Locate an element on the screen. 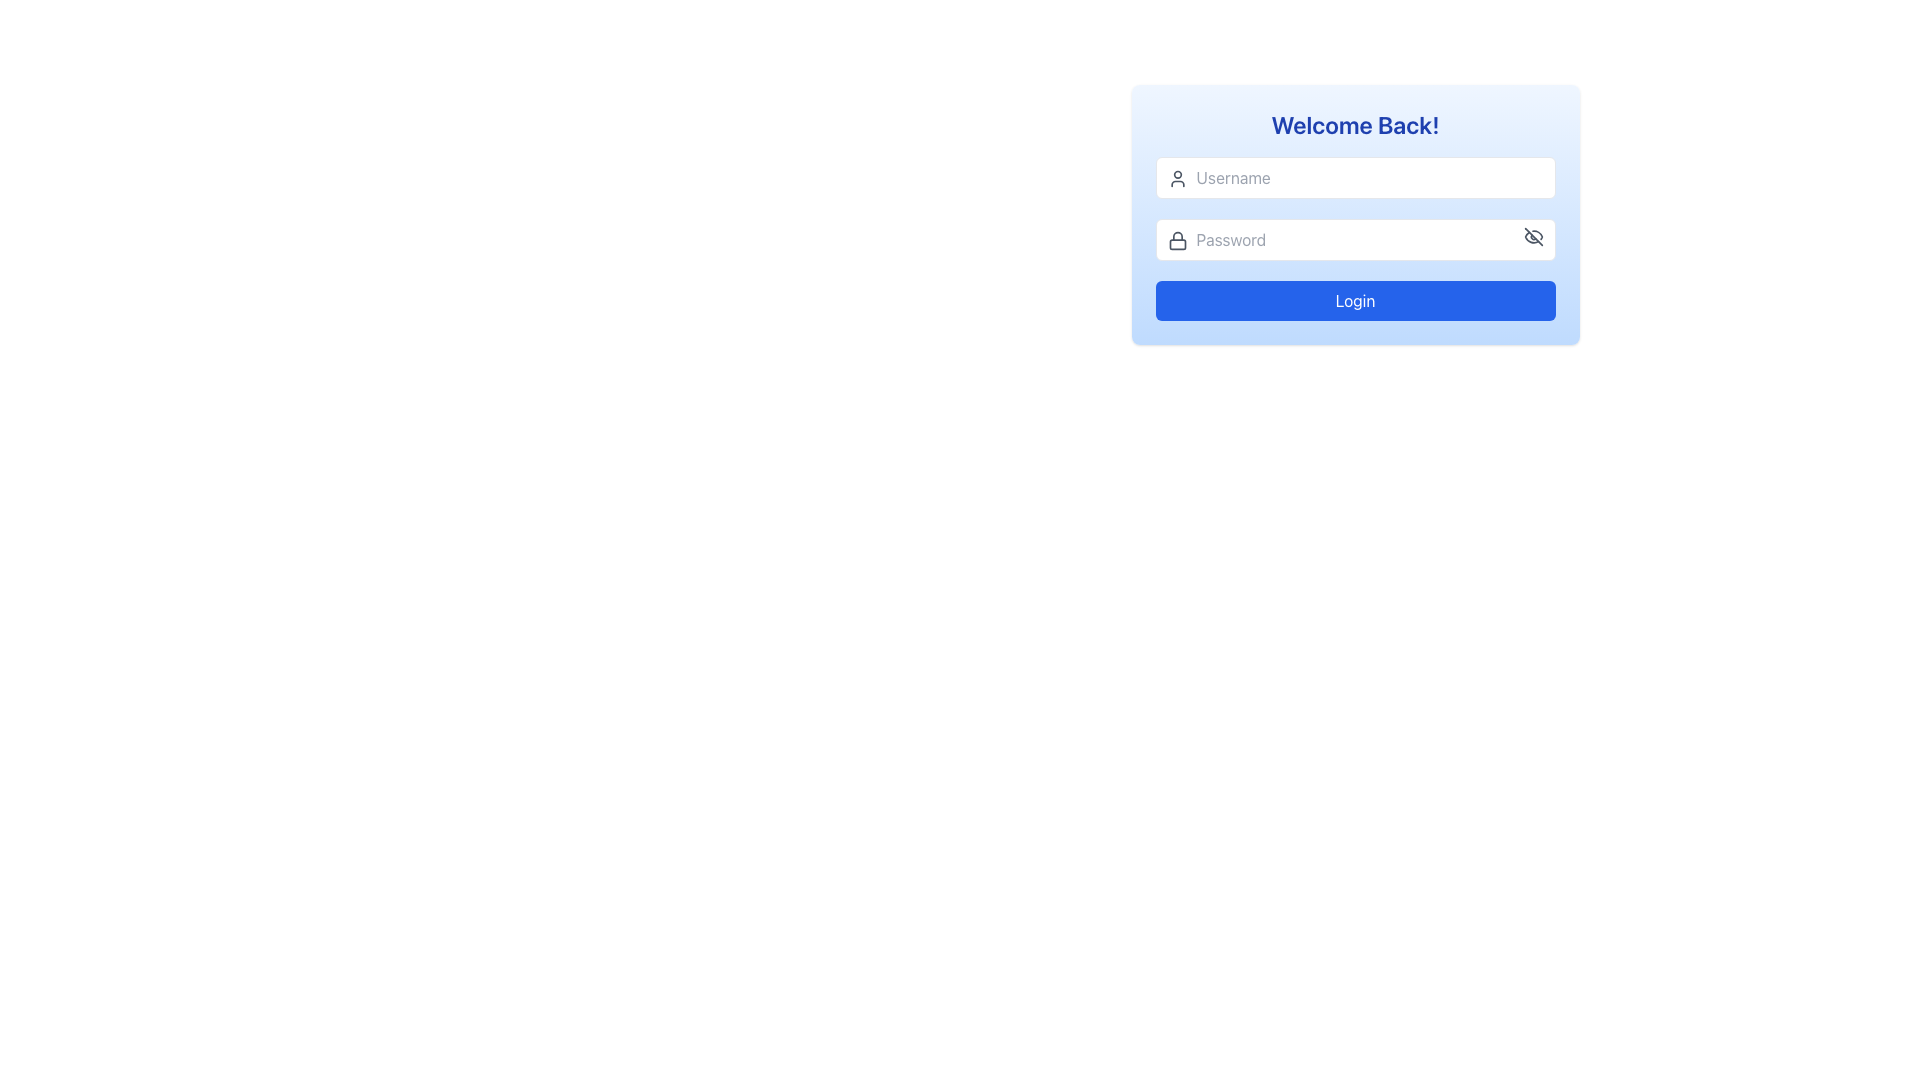 The image size is (1920, 1080). the iconic element representing a line crossing an eye symbol is located at coordinates (1532, 235).